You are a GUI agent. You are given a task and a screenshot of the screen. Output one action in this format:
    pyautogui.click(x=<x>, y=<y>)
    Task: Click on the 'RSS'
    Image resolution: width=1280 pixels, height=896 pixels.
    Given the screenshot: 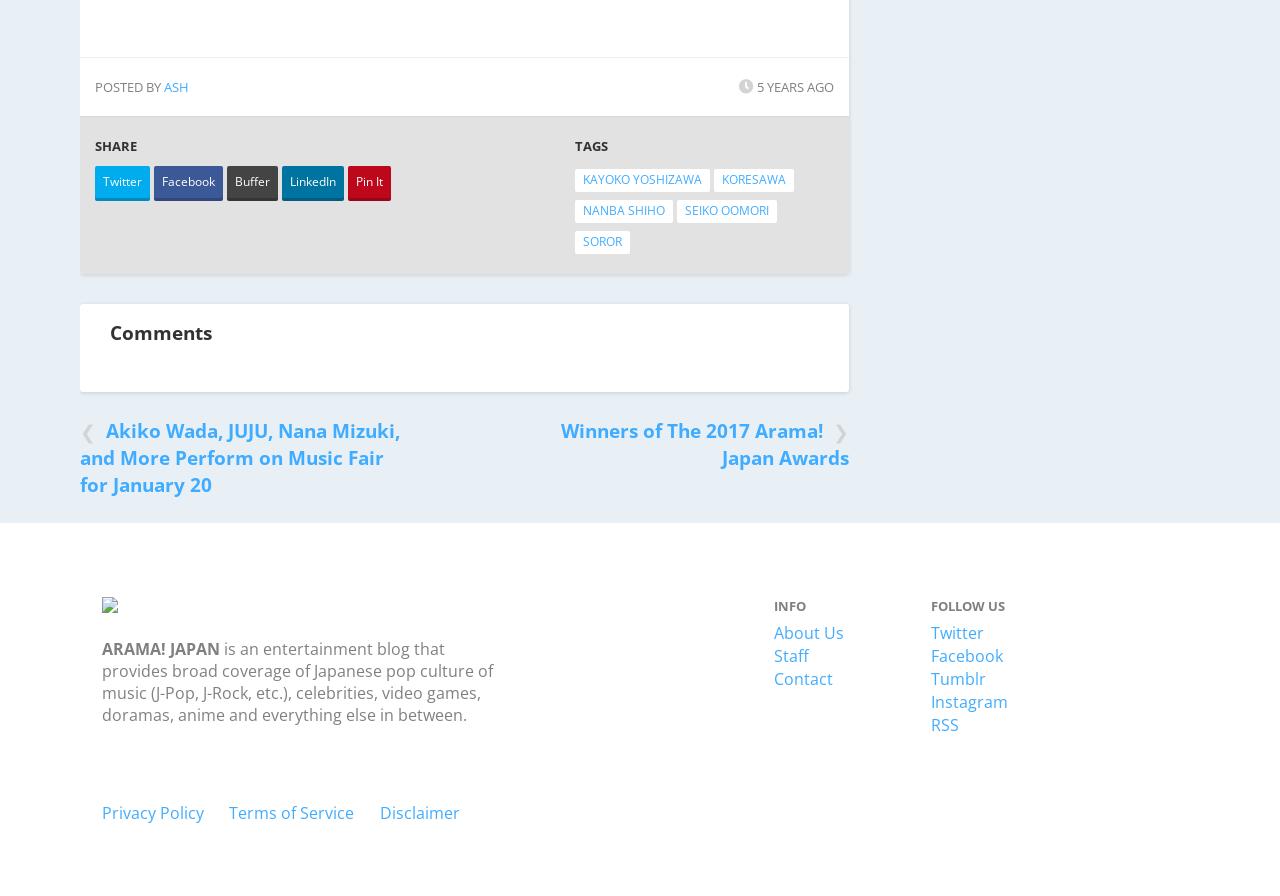 What is the action you would take?
    pyautogui.click(x=944, y=725)
    